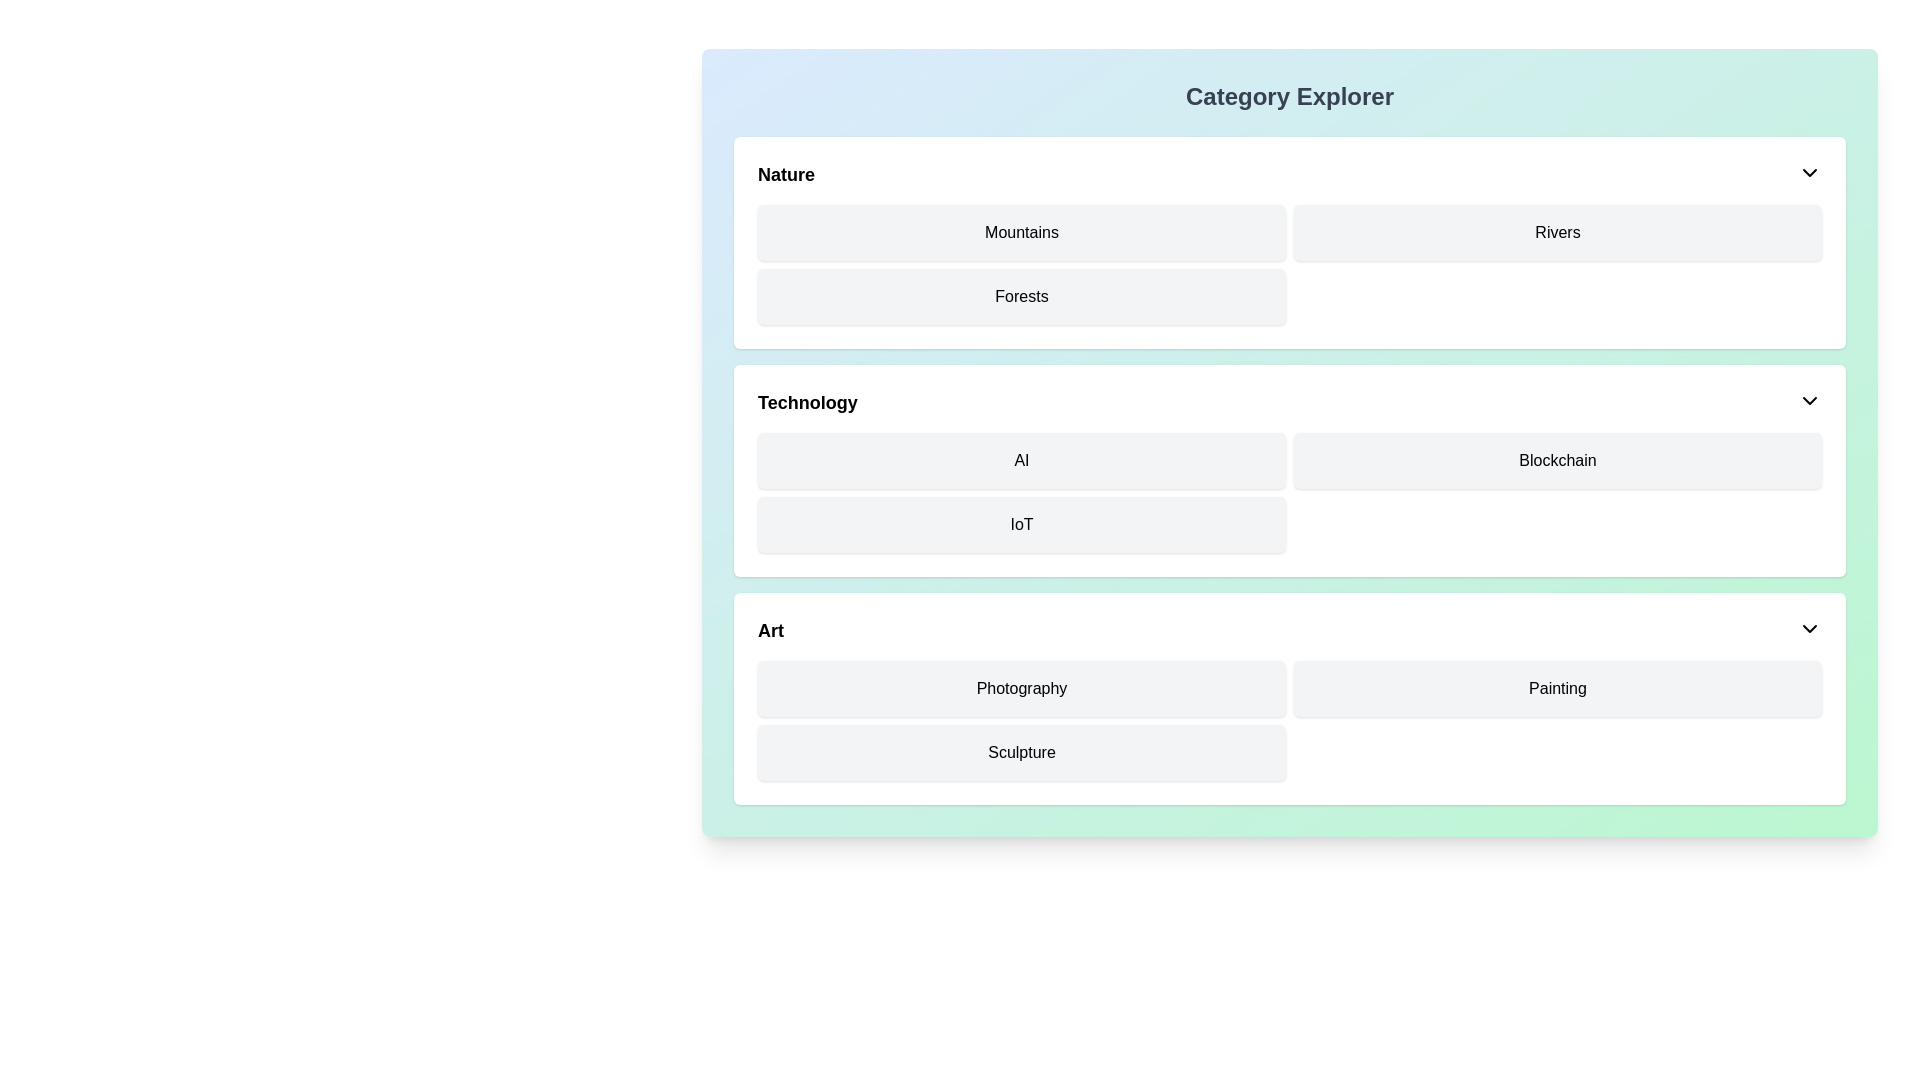 This screenshot has width=1920, height=1080. What do you see at coordinates (1022, 523) in the screenshot?
I see `the 'IoT' category button or label located in the second row of the 'Technology' section` at bounding box center [1022, 523].